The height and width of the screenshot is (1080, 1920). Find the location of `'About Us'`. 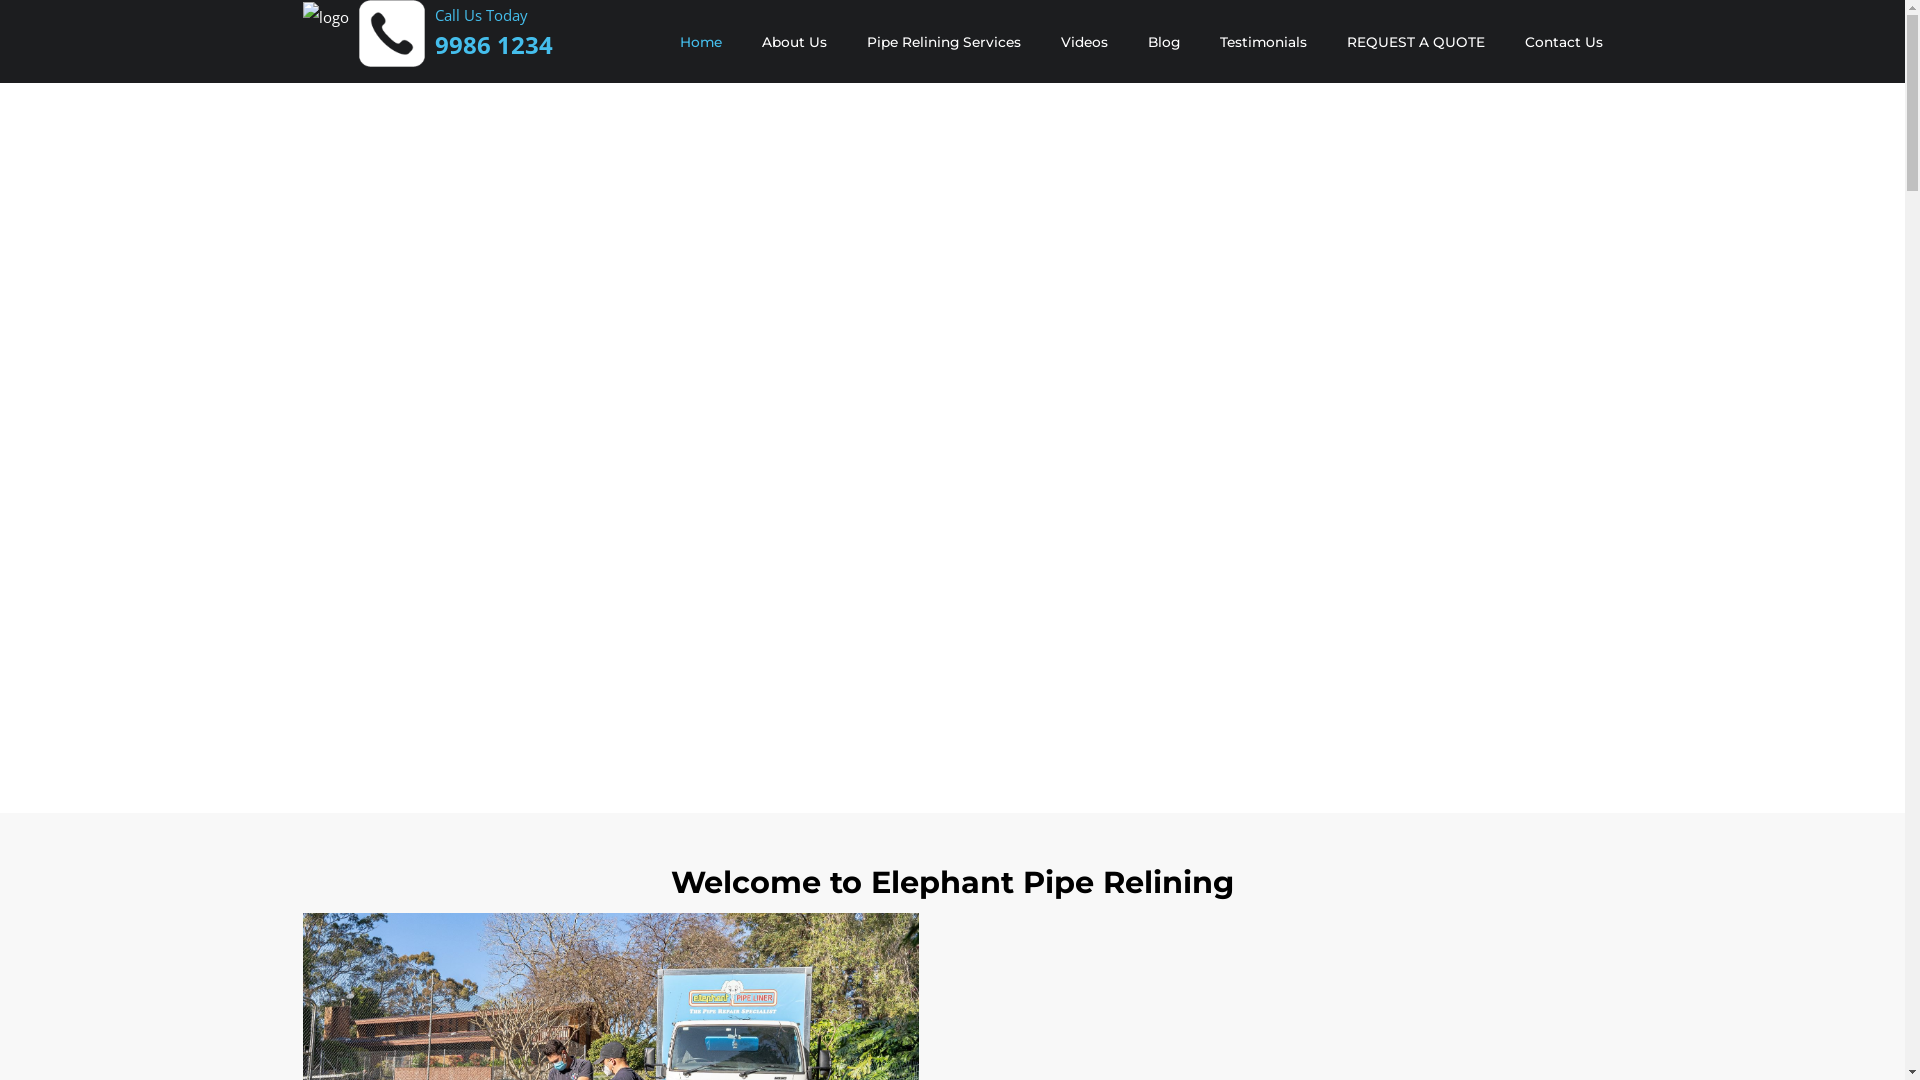

'About Us' is located at coordinates (793, 42).